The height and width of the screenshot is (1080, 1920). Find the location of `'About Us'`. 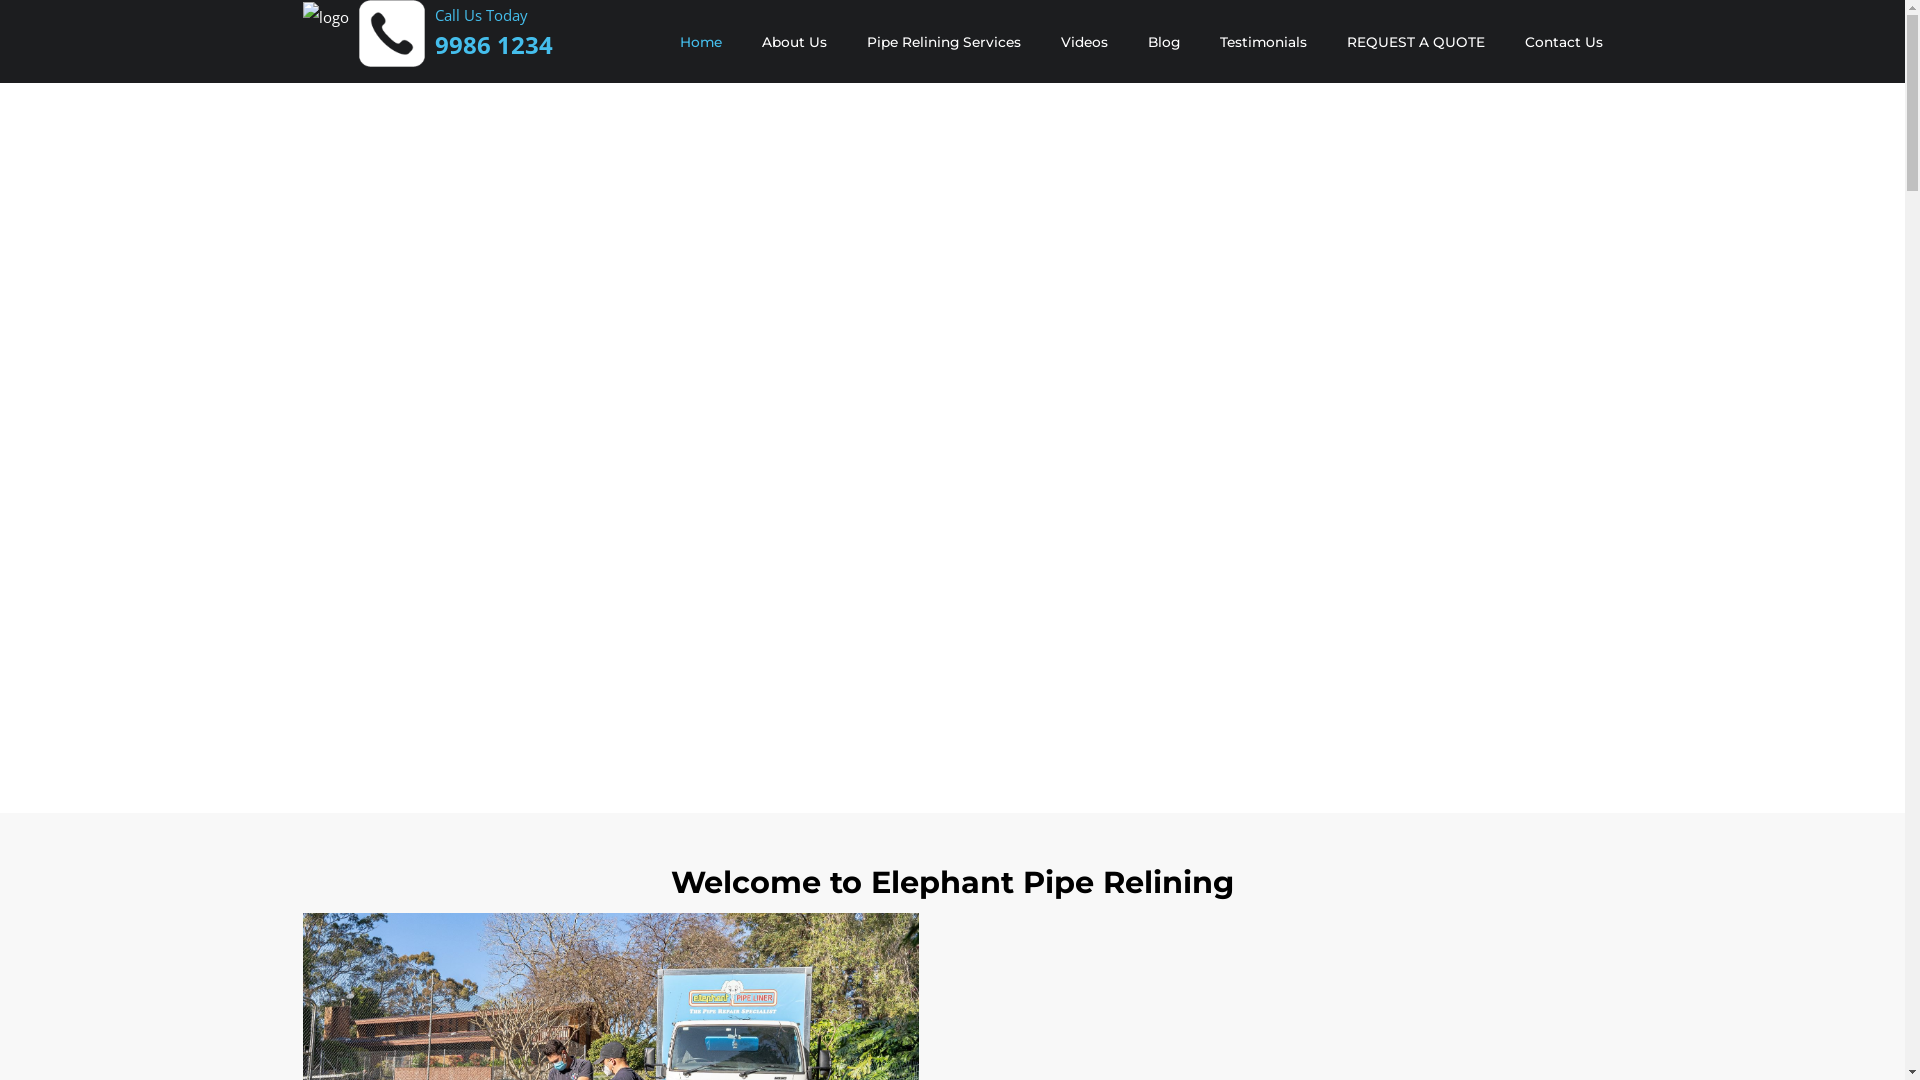

'About Us' is located at coordinates (793, 42).